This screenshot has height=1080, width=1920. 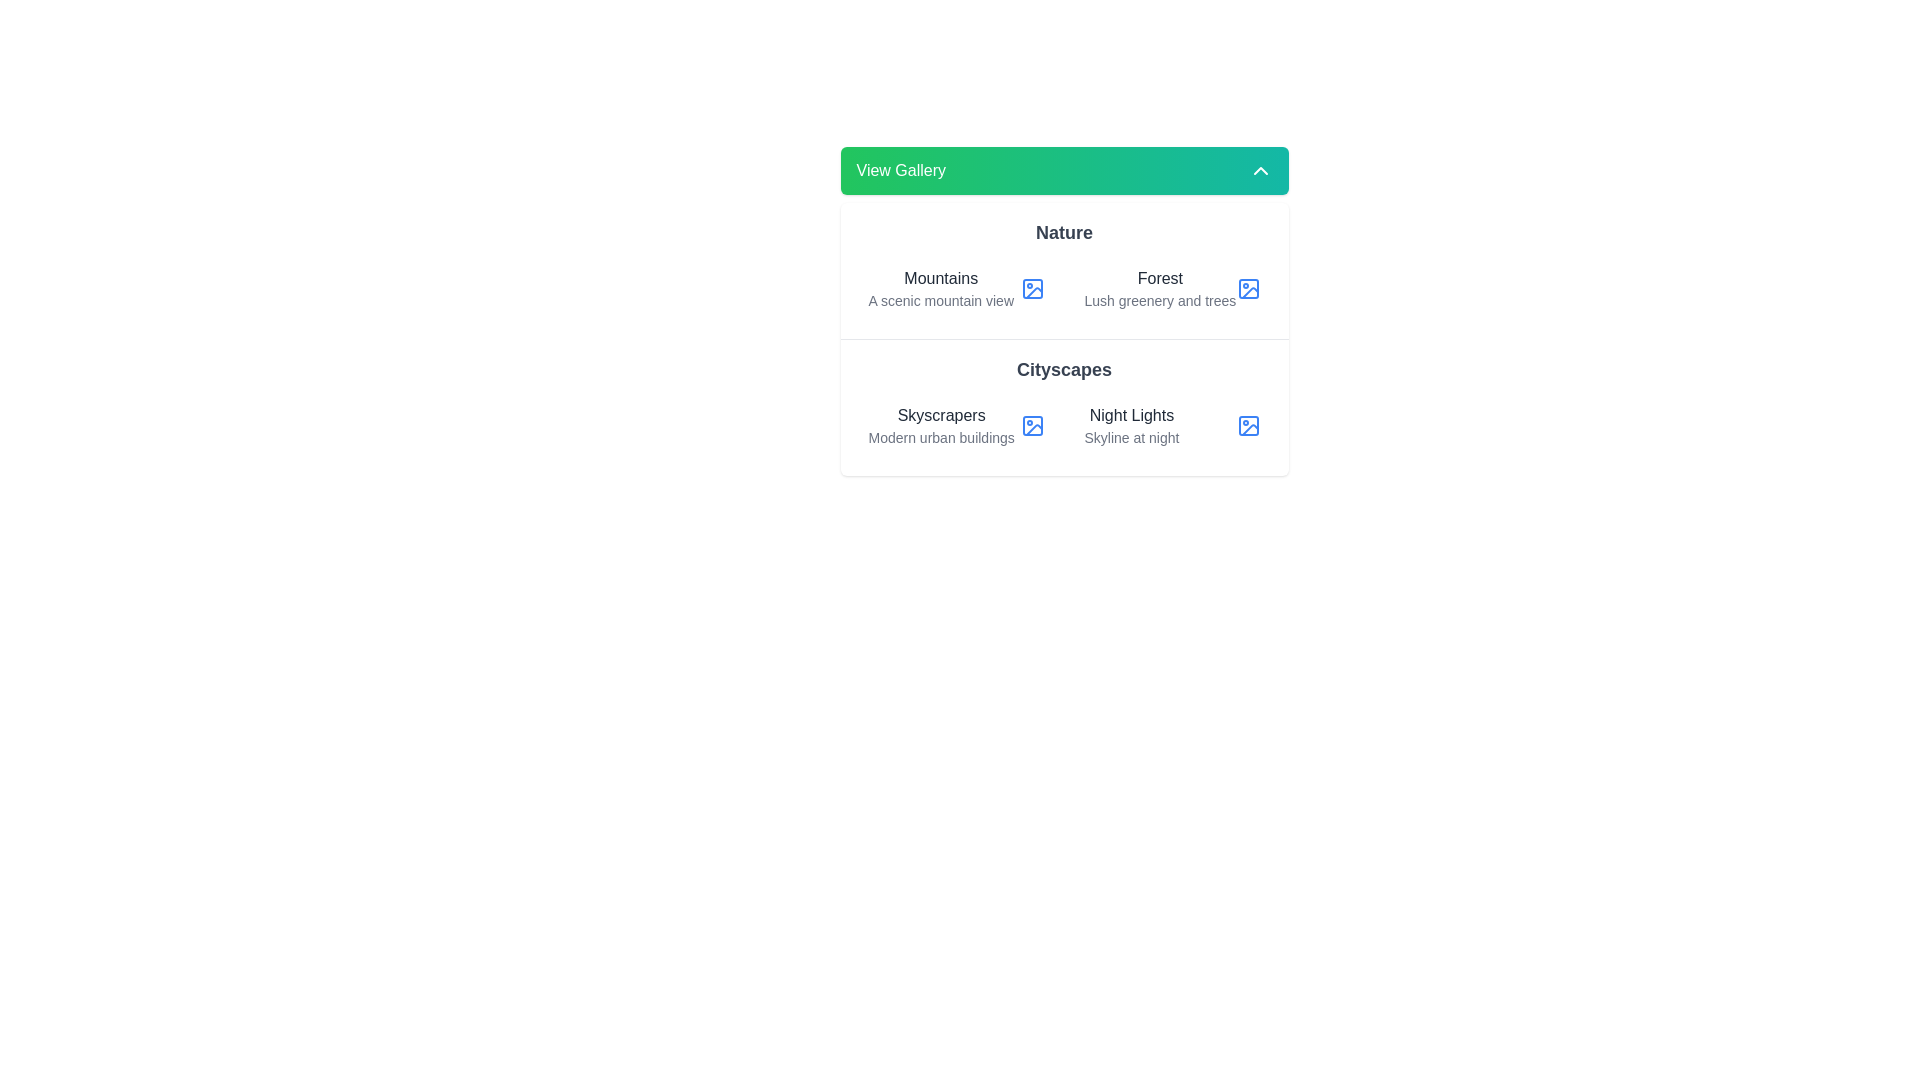 What do you see at coordinates (1032, 289) in the screenshot?
I see `the blue image icon depicting a pictogram with a circular and angled line design, located in the top-left section of the 'Nature' category adjacent to the text 'Mountains.'` at bounding box center [1032, 289].